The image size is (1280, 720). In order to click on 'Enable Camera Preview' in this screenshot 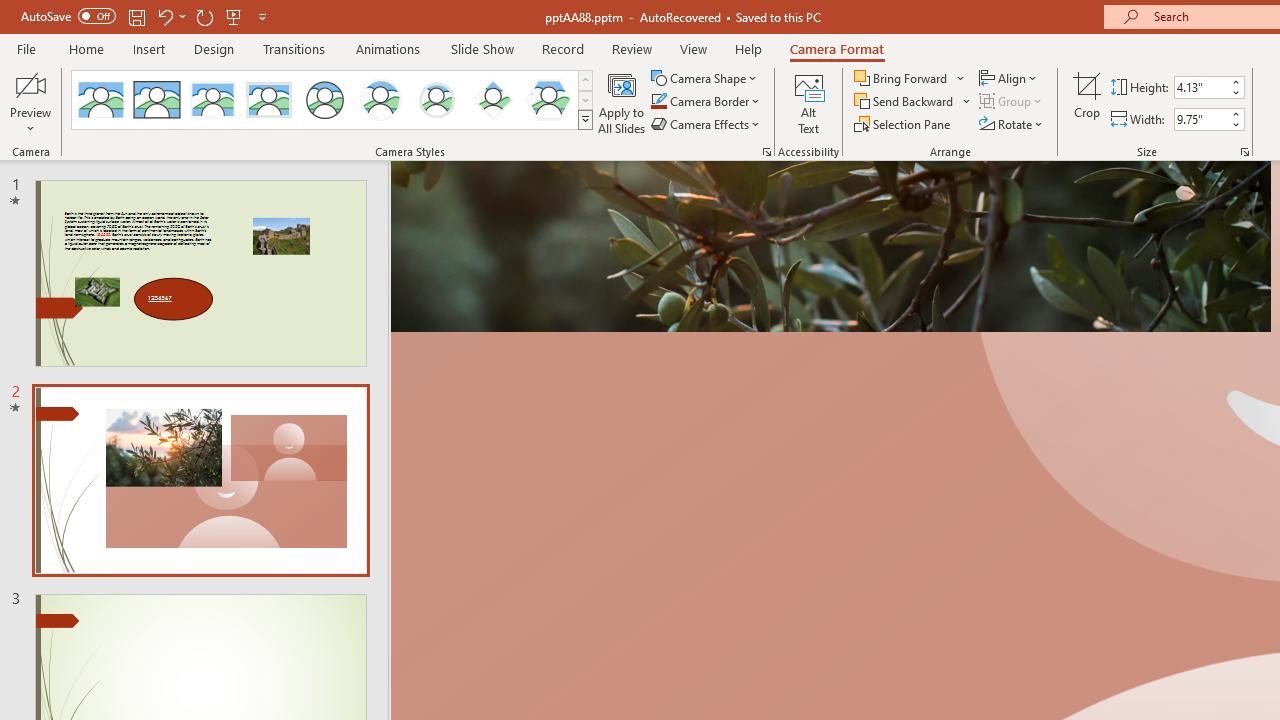, I will do `click(30, 84)`.